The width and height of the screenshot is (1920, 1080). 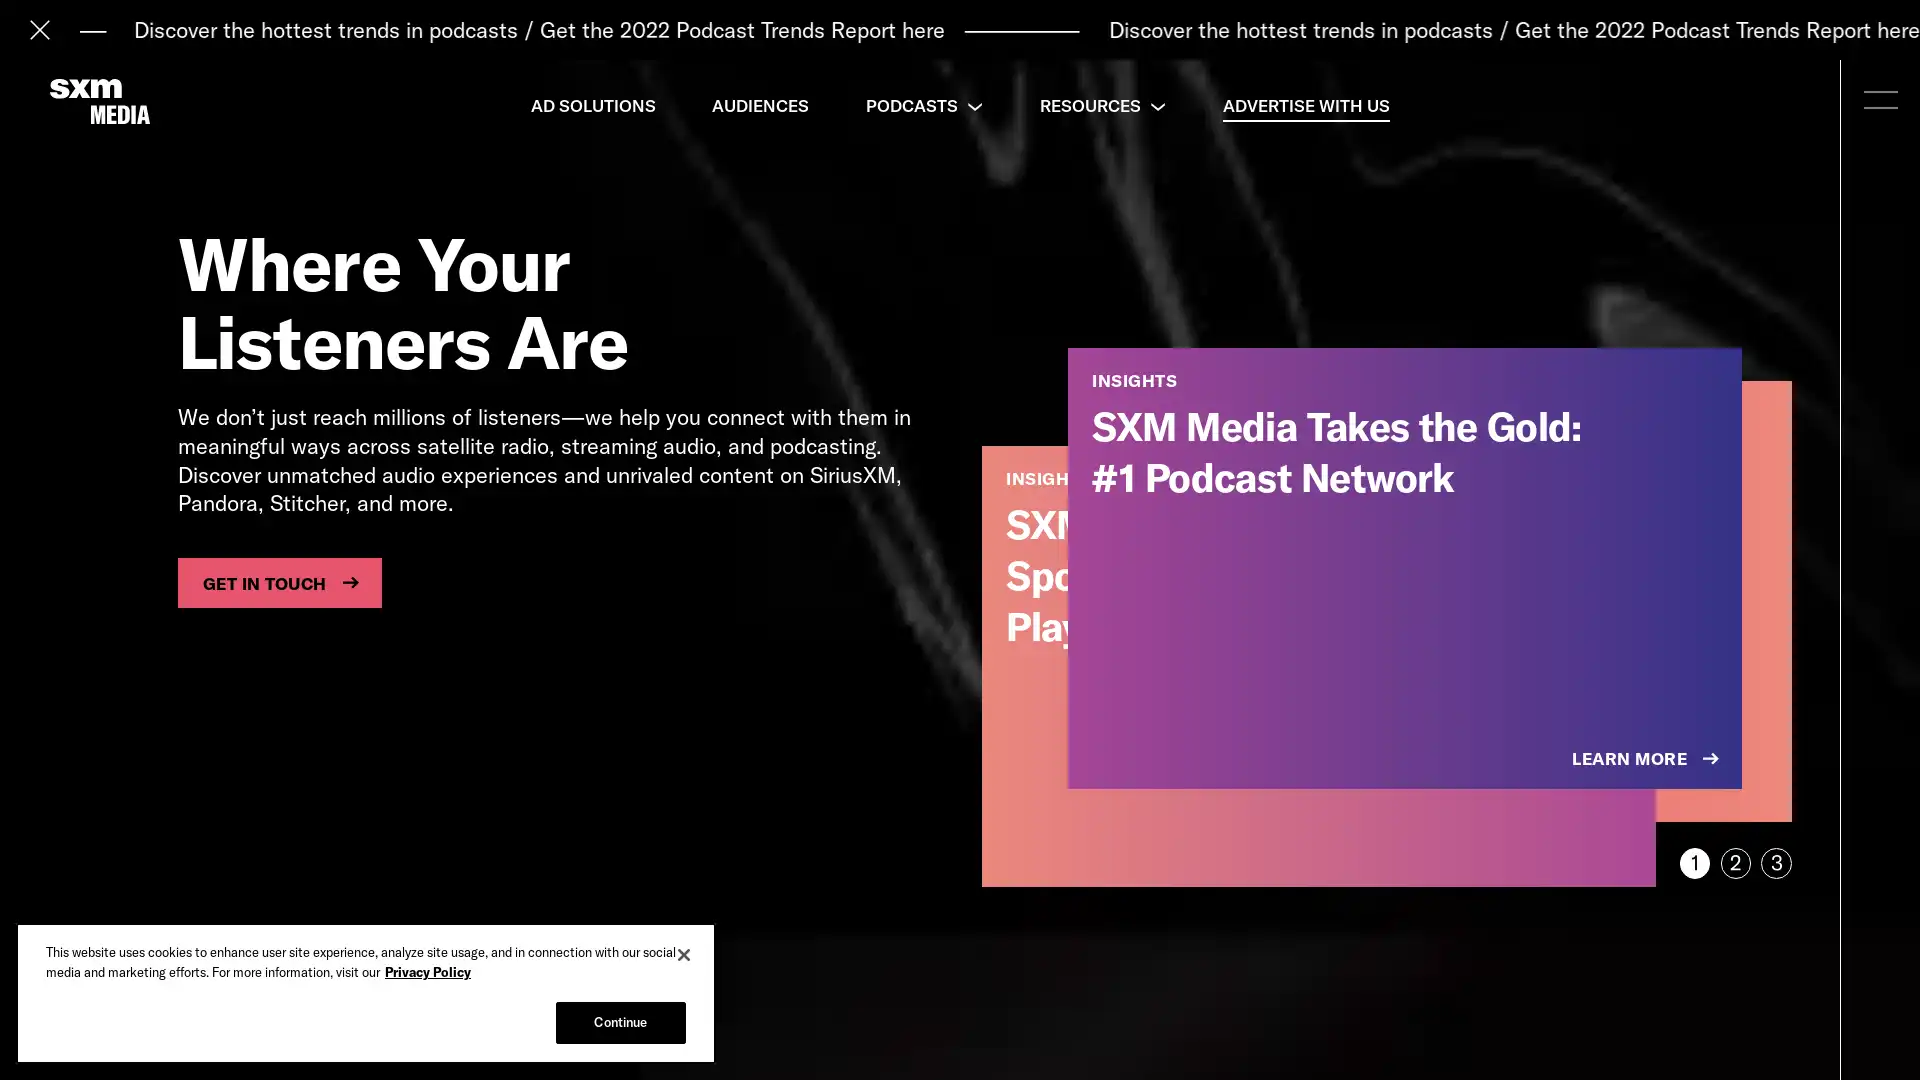 What do you see at coordinates (278, 582) in the screenshot?
I see `GET IN TOUCH` at bounding box center [278, 582].